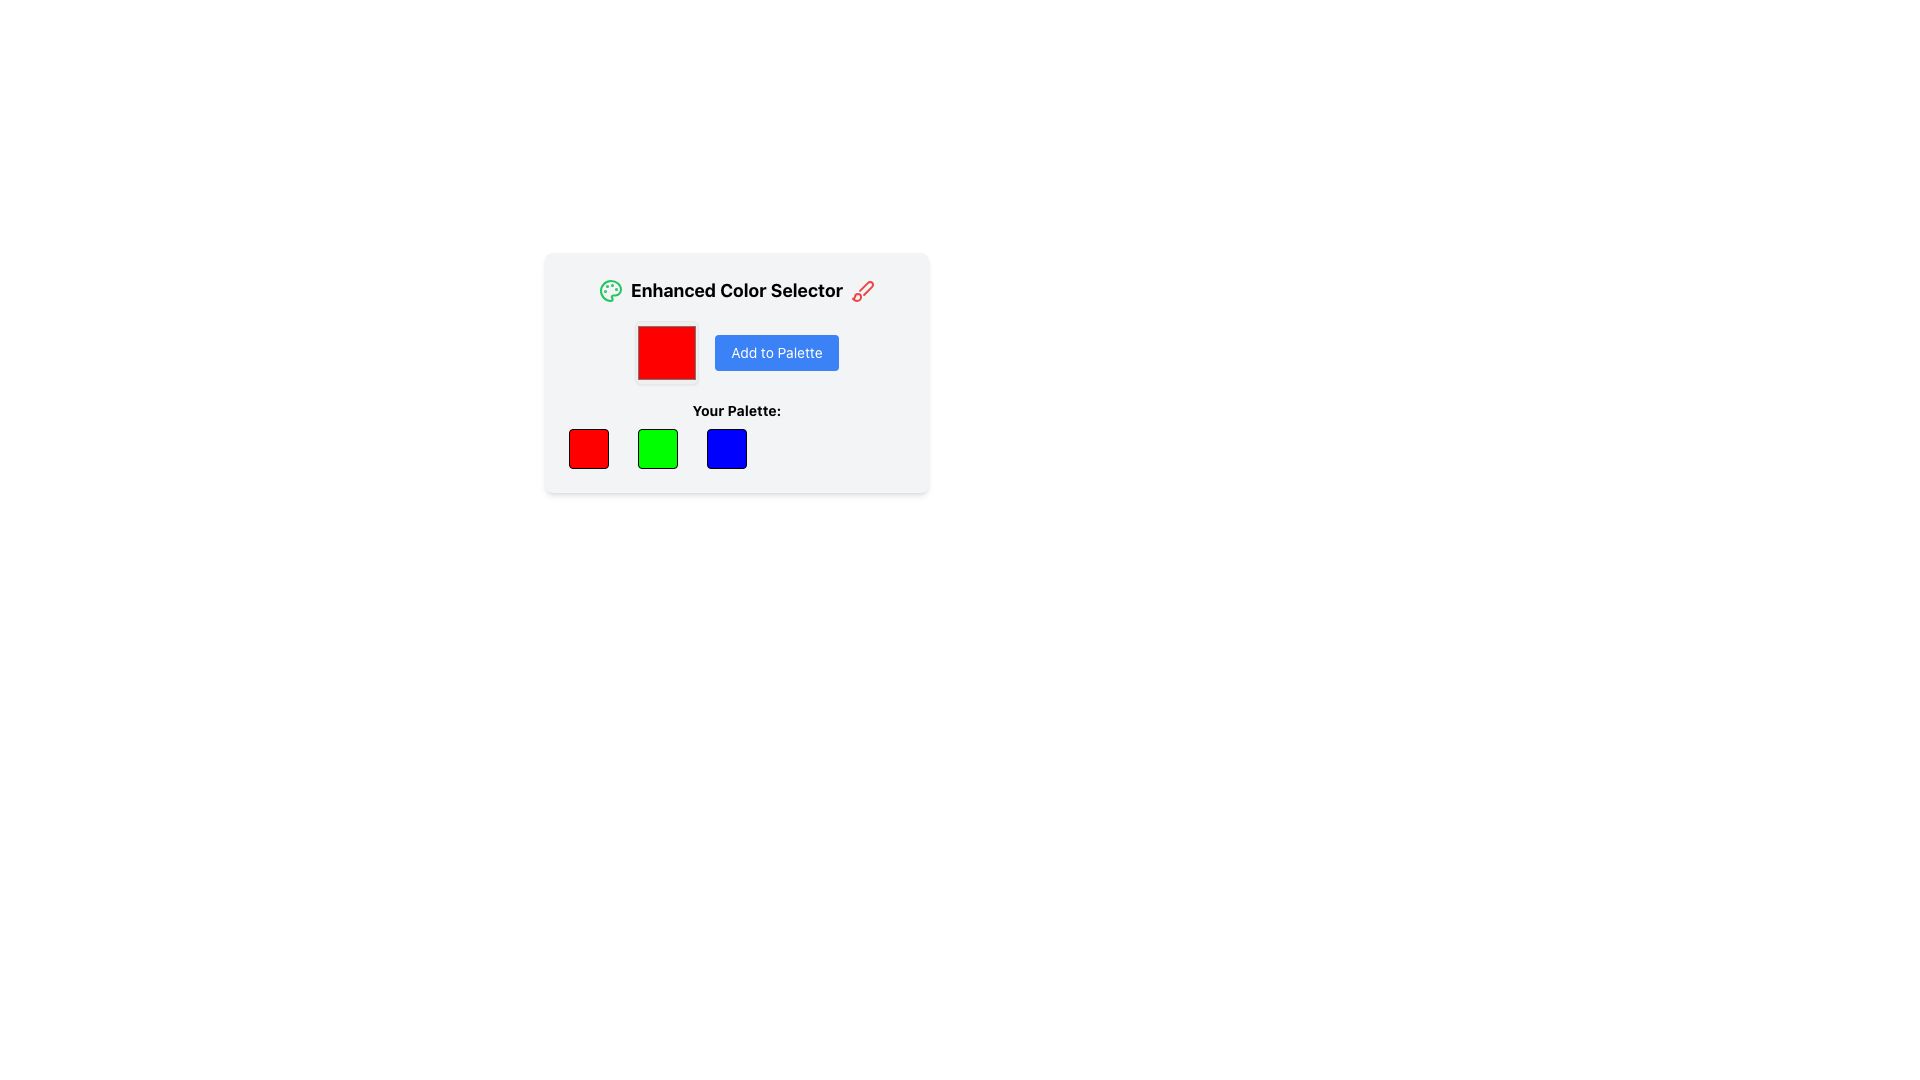  Describe the element at coordinates (776, 352) in the screenshot. I see `the button that adds the selected color to the color palette in the Enhanced Color Selector section` at that location.